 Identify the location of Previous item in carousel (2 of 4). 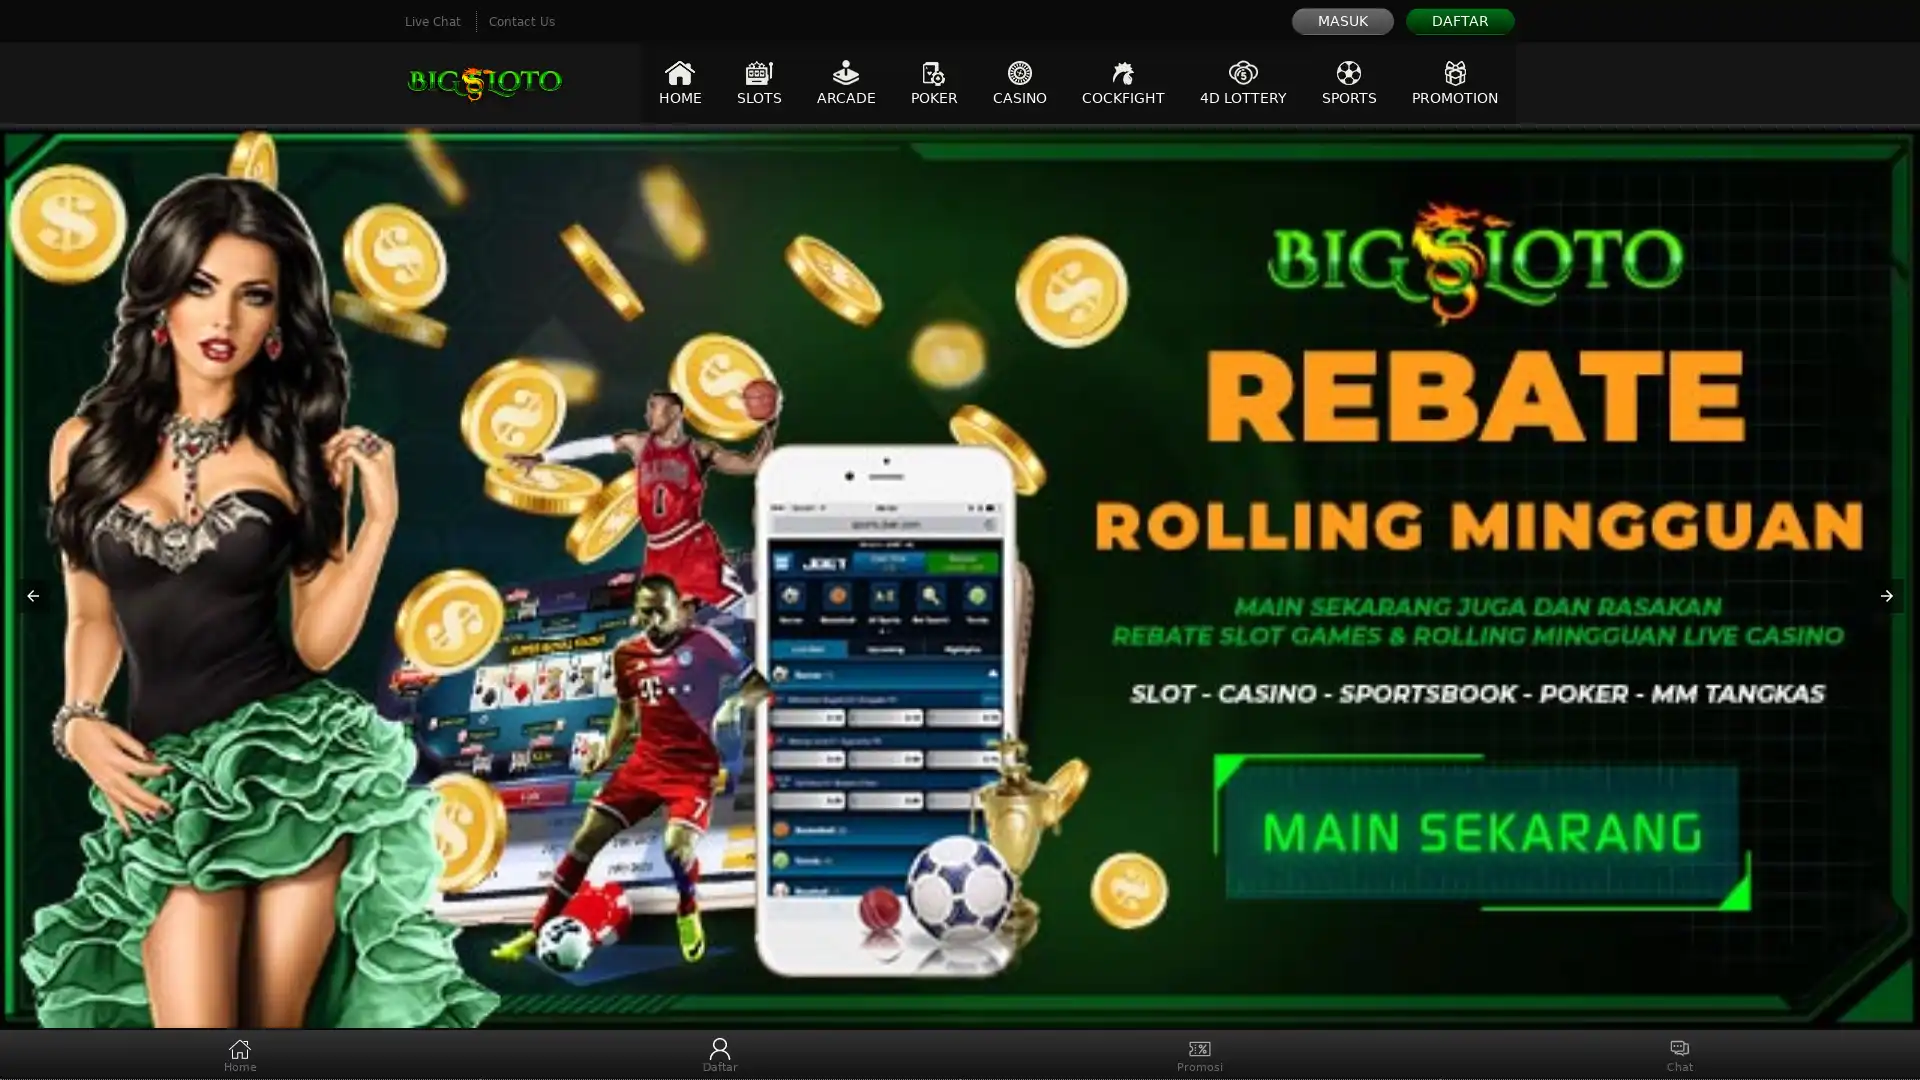
(33, 596).